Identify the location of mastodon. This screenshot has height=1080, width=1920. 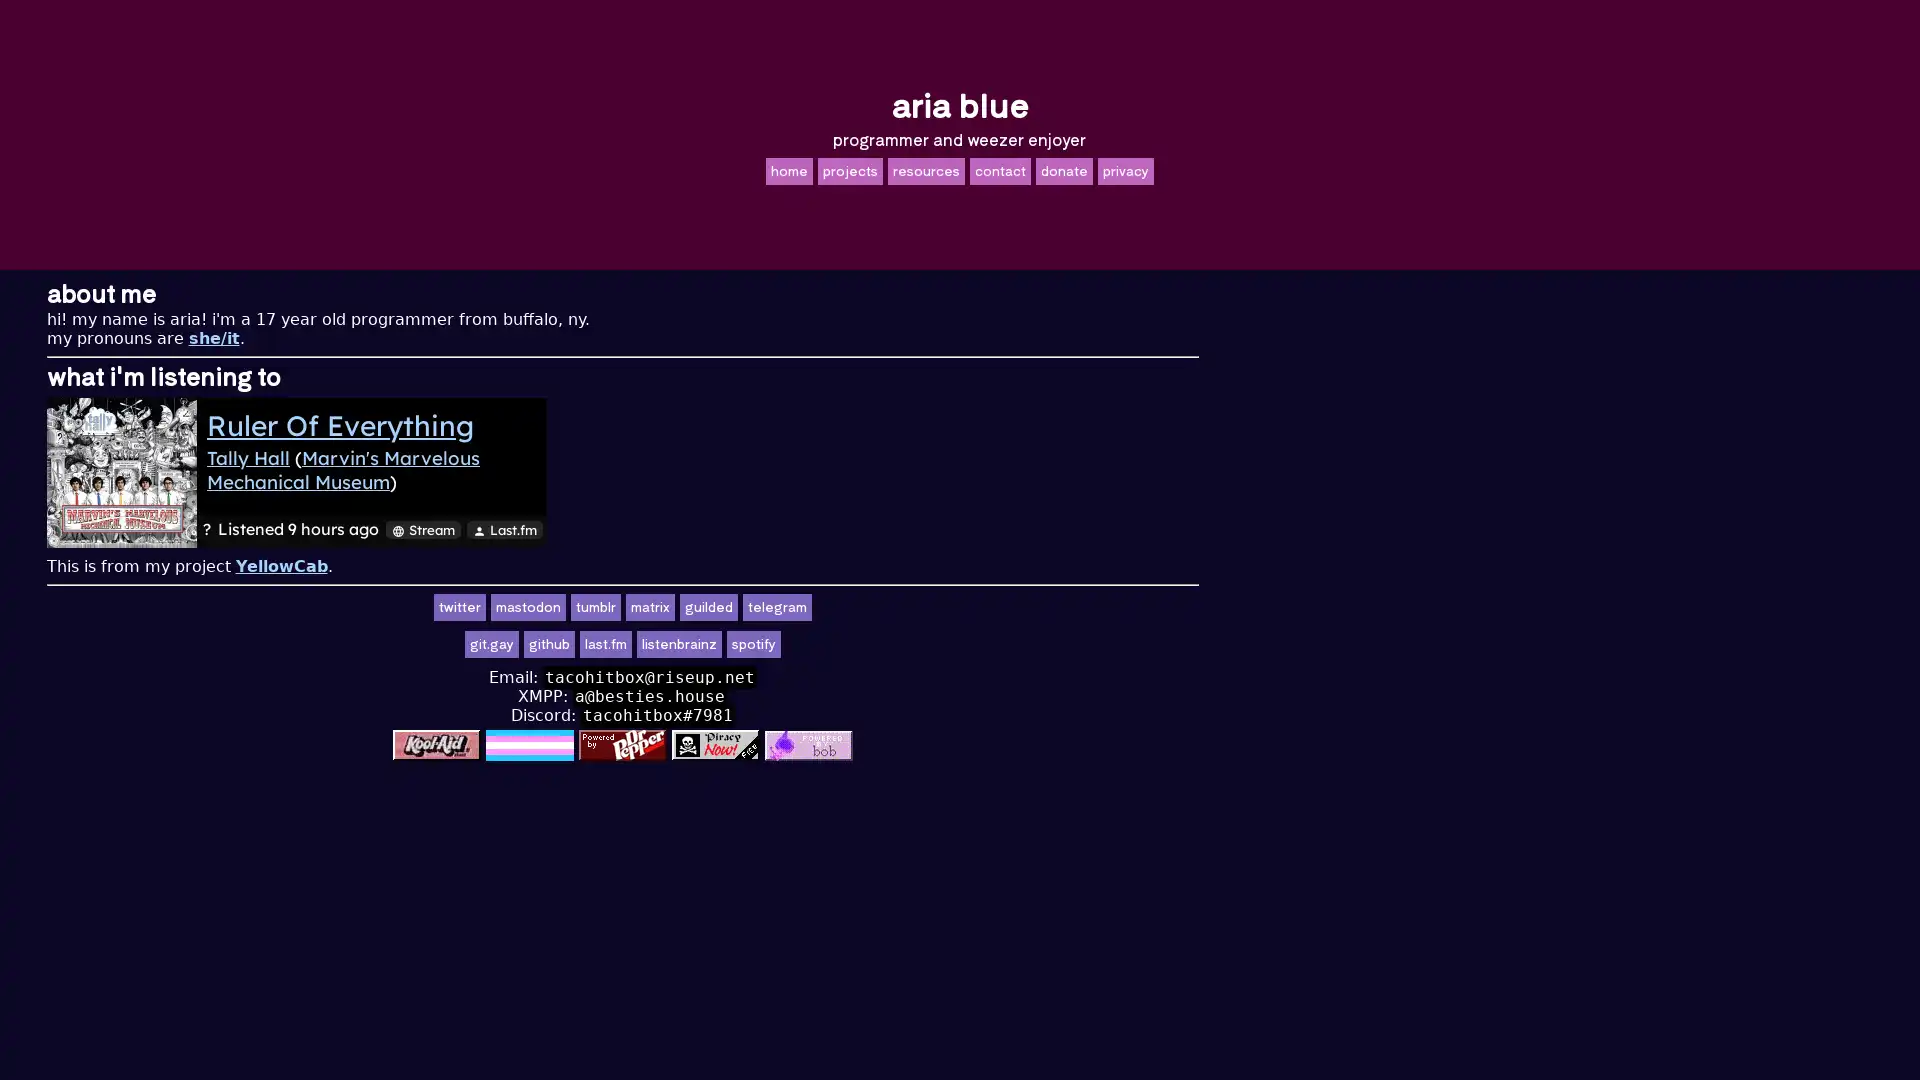
(865, 606).